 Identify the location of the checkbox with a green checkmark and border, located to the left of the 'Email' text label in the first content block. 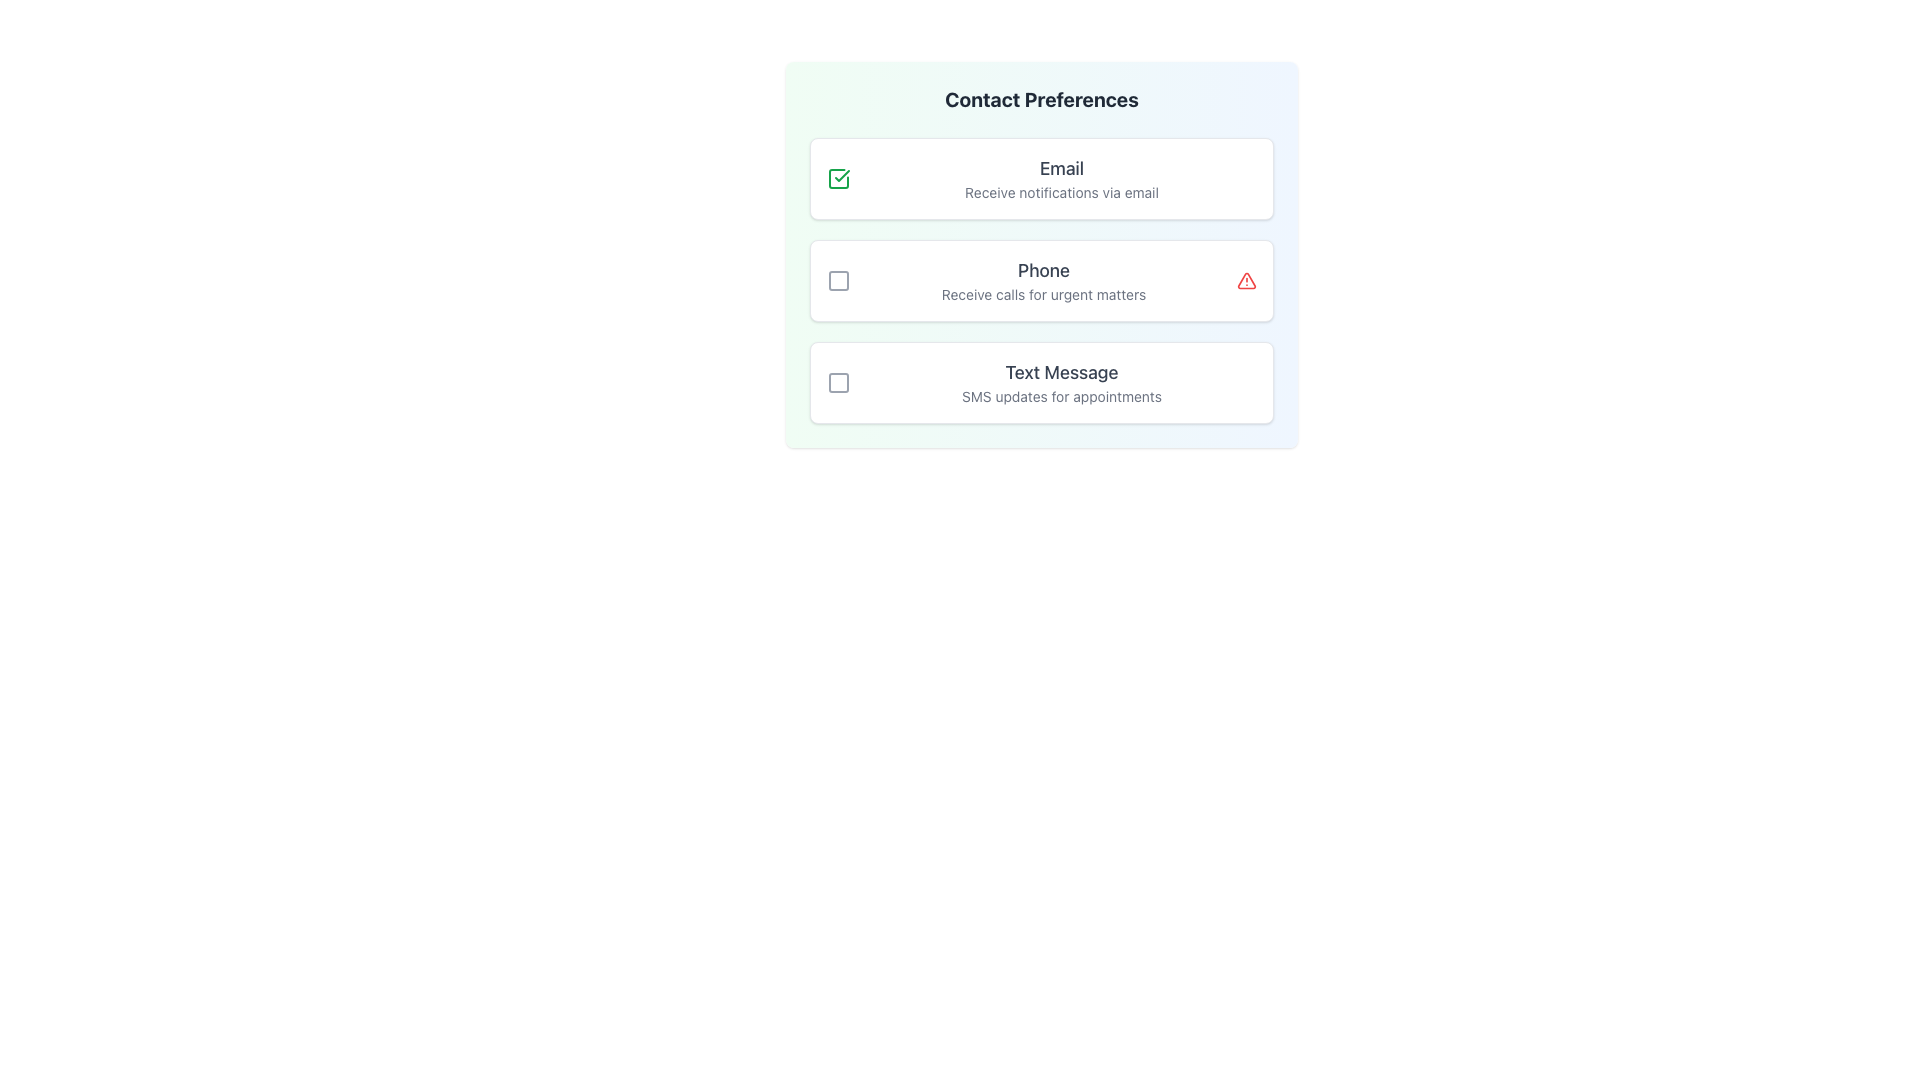
(839, 177).